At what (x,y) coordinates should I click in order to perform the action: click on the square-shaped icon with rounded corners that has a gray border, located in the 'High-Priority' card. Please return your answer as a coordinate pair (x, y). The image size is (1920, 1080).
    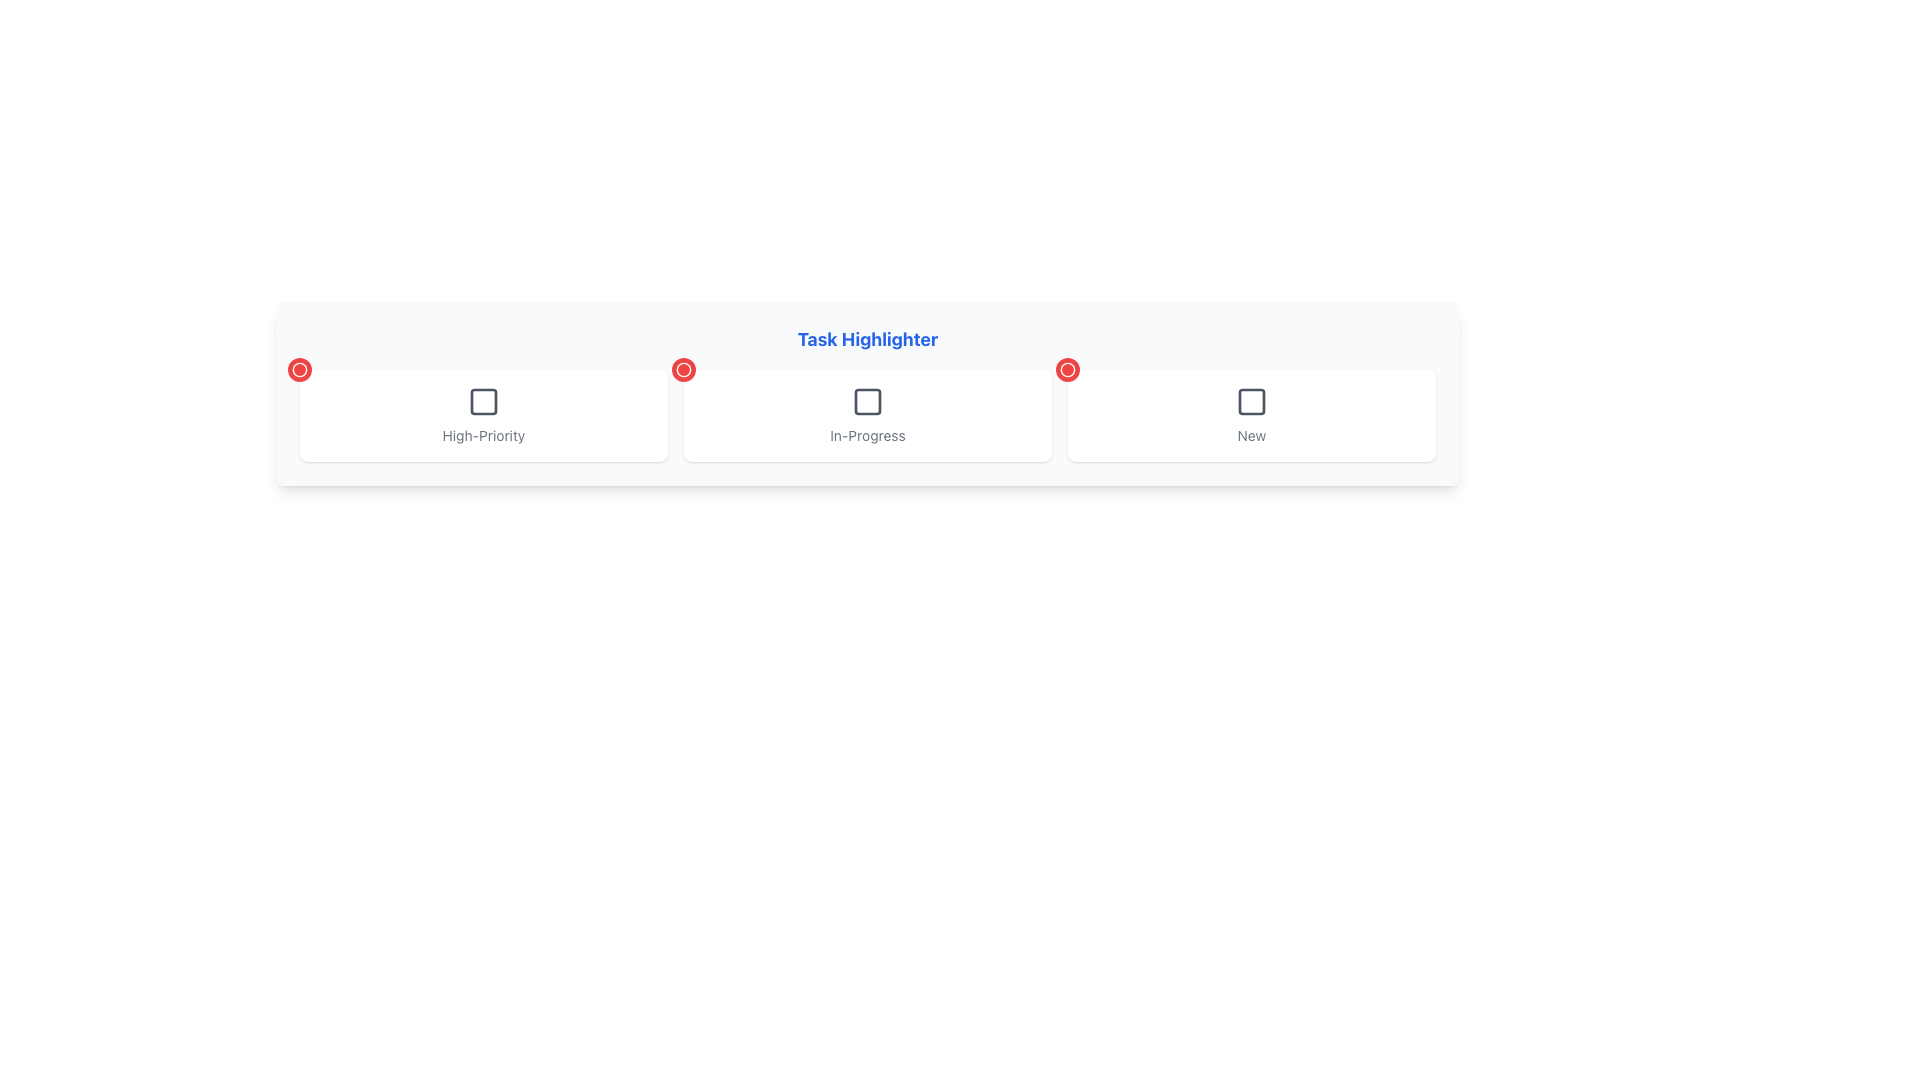
    Looking at the image, I should click on (484, 401).